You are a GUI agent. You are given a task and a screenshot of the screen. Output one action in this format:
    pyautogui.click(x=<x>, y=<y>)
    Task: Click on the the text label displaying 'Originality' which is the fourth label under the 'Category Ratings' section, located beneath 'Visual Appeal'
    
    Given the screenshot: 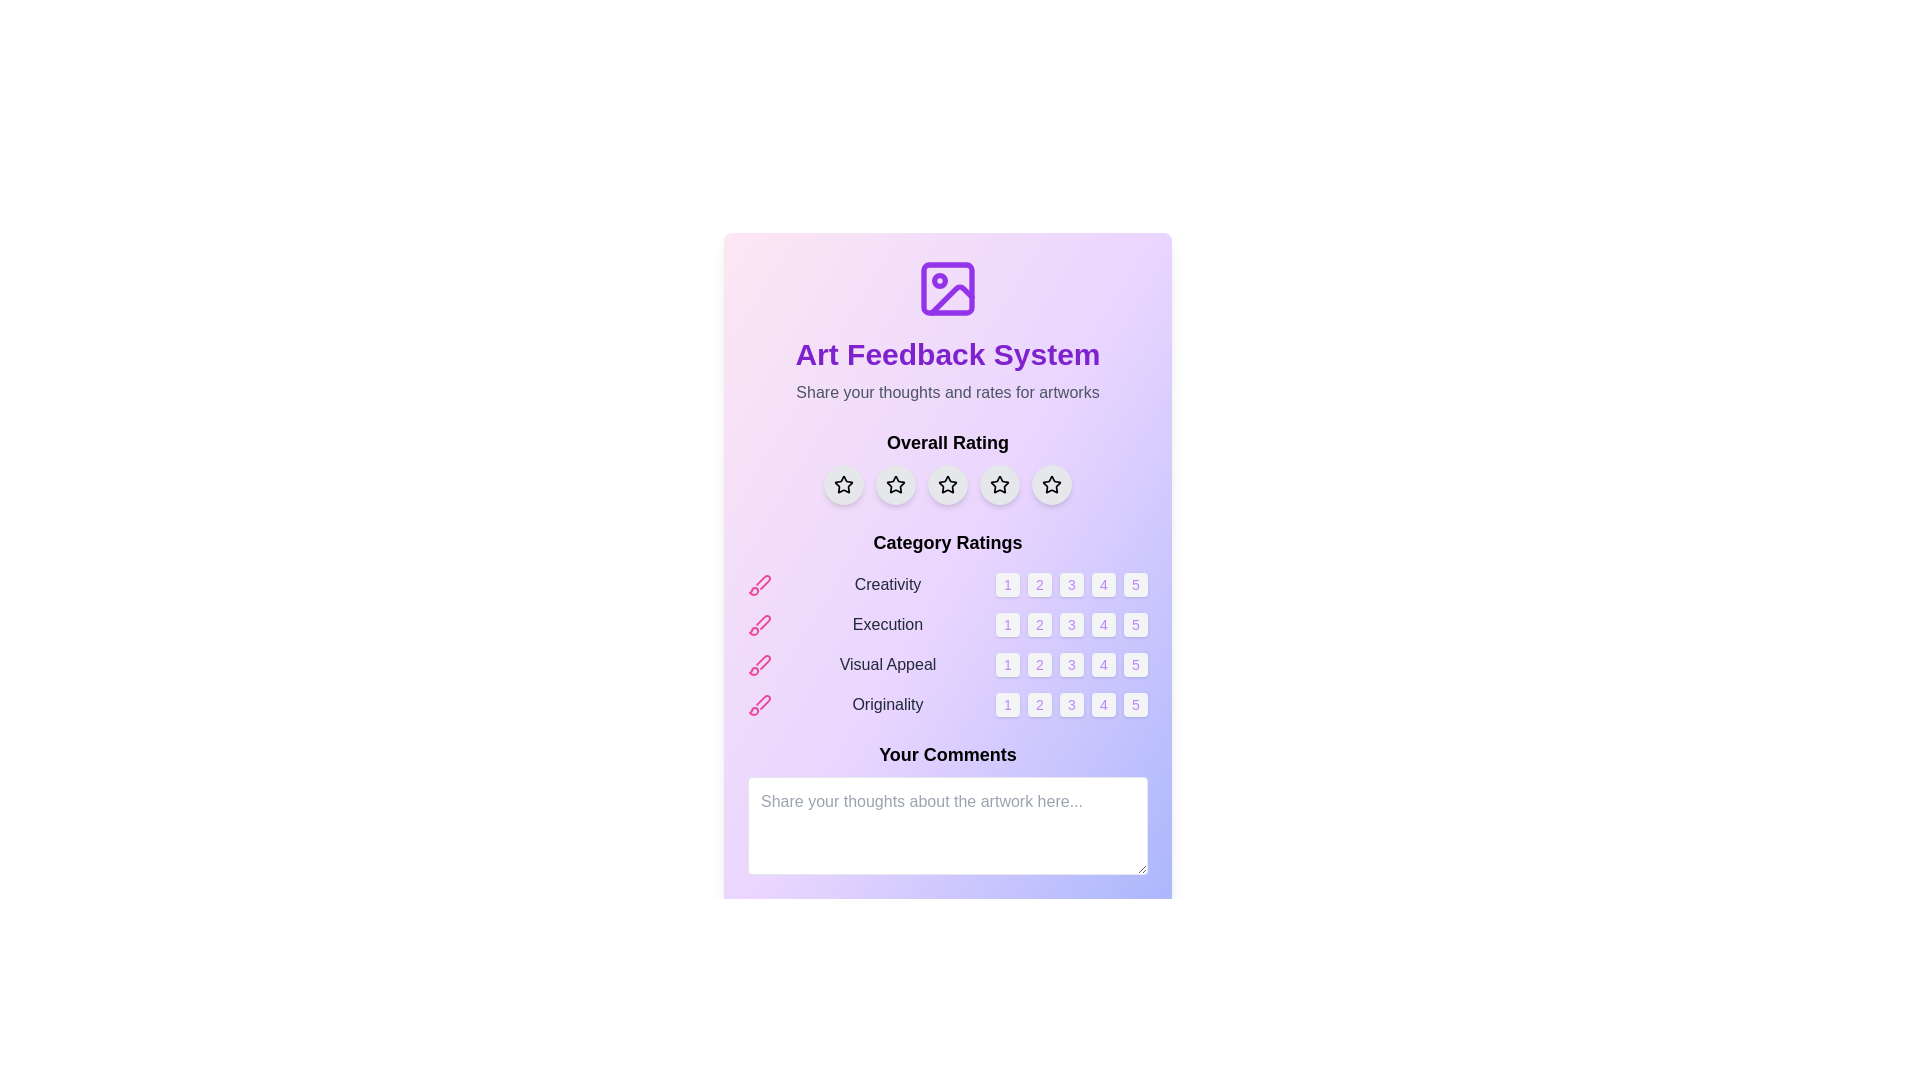 What is the action you would take?
    pyautogui.click(x=887, y=704)
    